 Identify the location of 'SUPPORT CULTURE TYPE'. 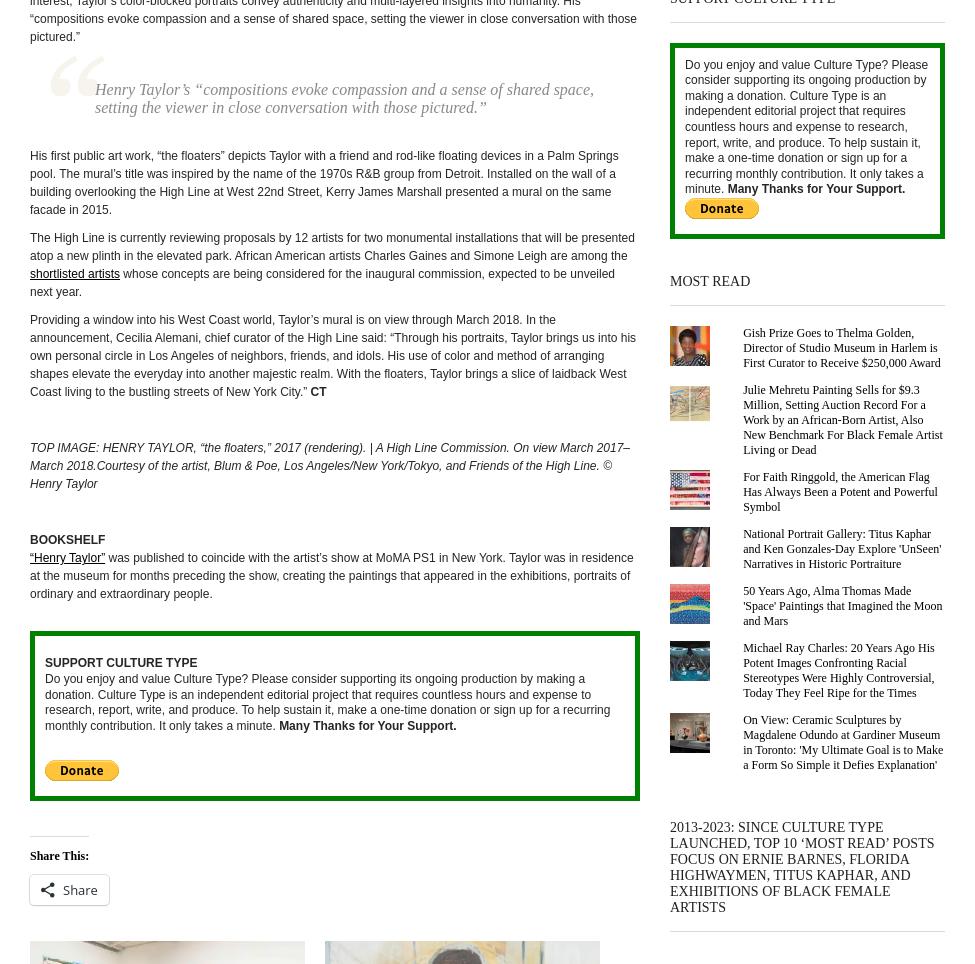
(119, 662).